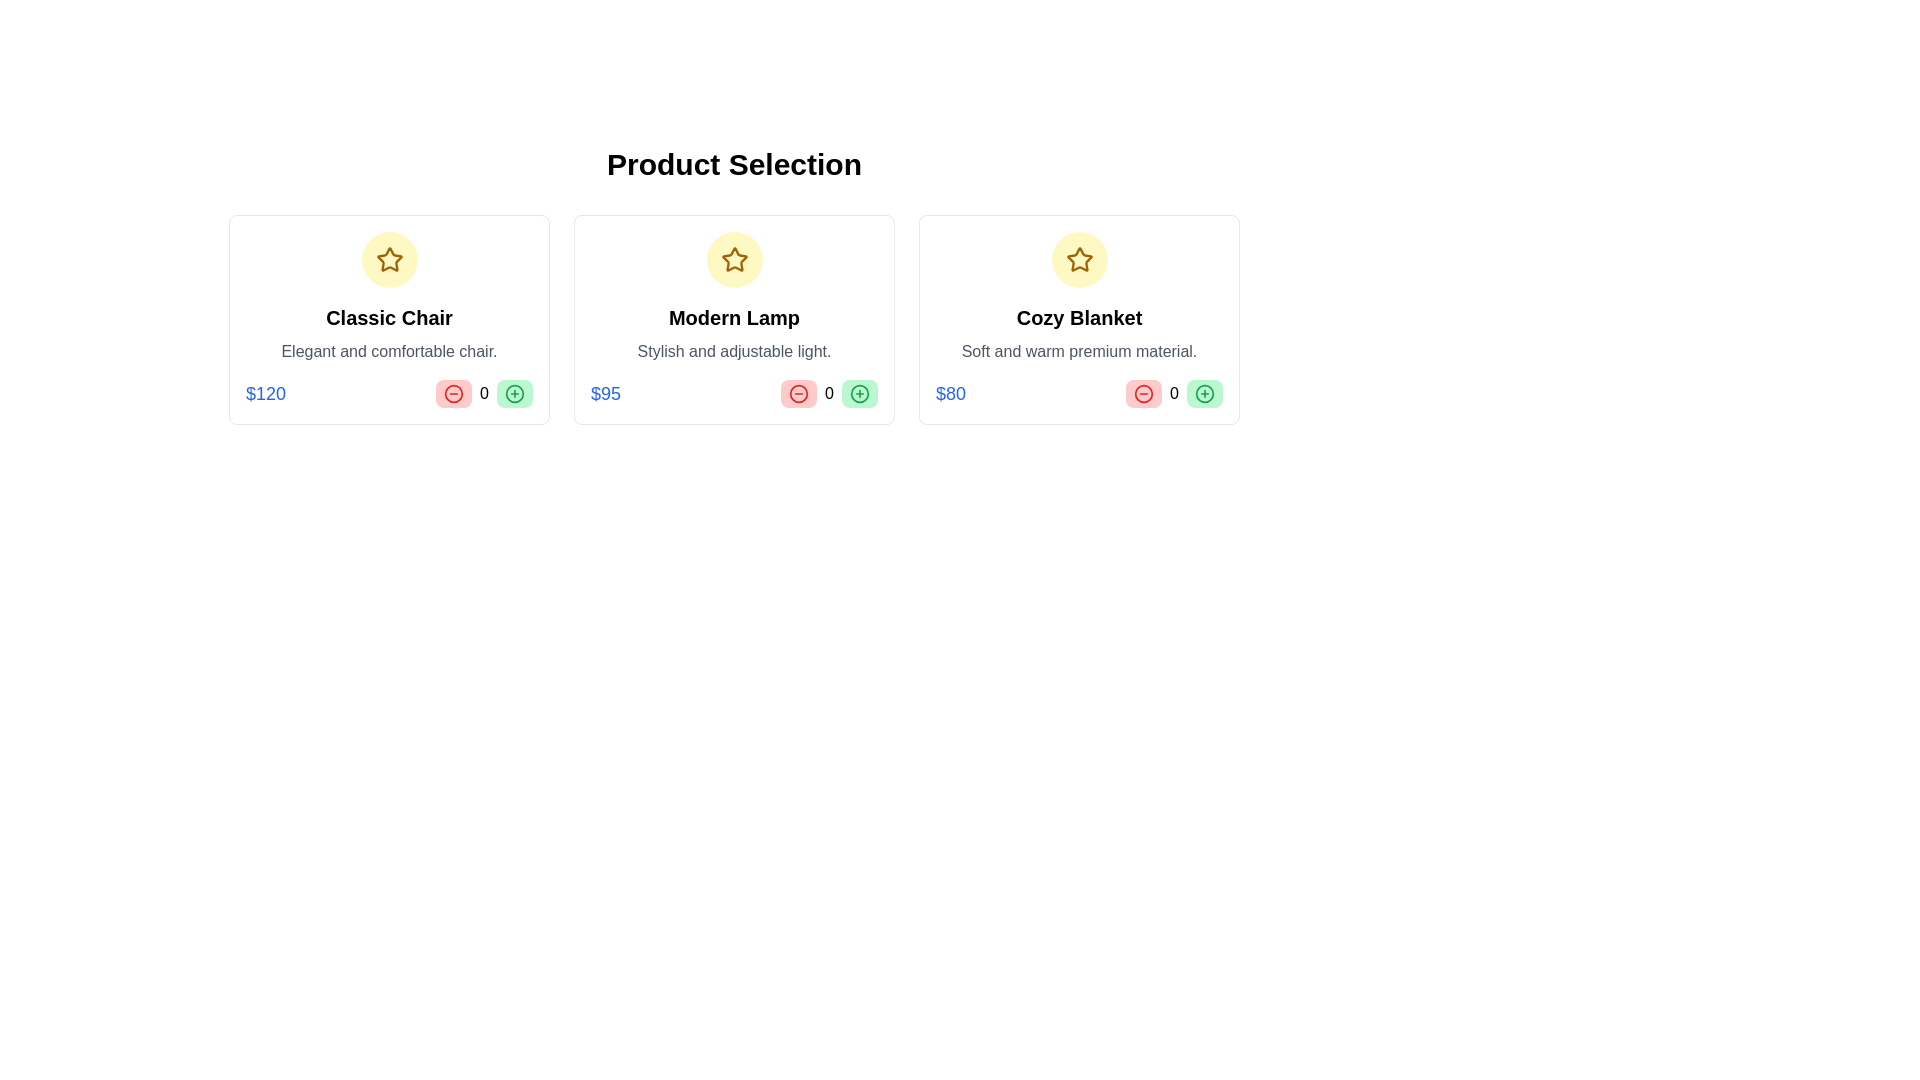  Describe the element at coordinates (1203, 393) in the screenshot. I see `the small circular green icon button with a plus sign inside, located at the lower-right corner of the 'Cozy Blanket' card` at that location.